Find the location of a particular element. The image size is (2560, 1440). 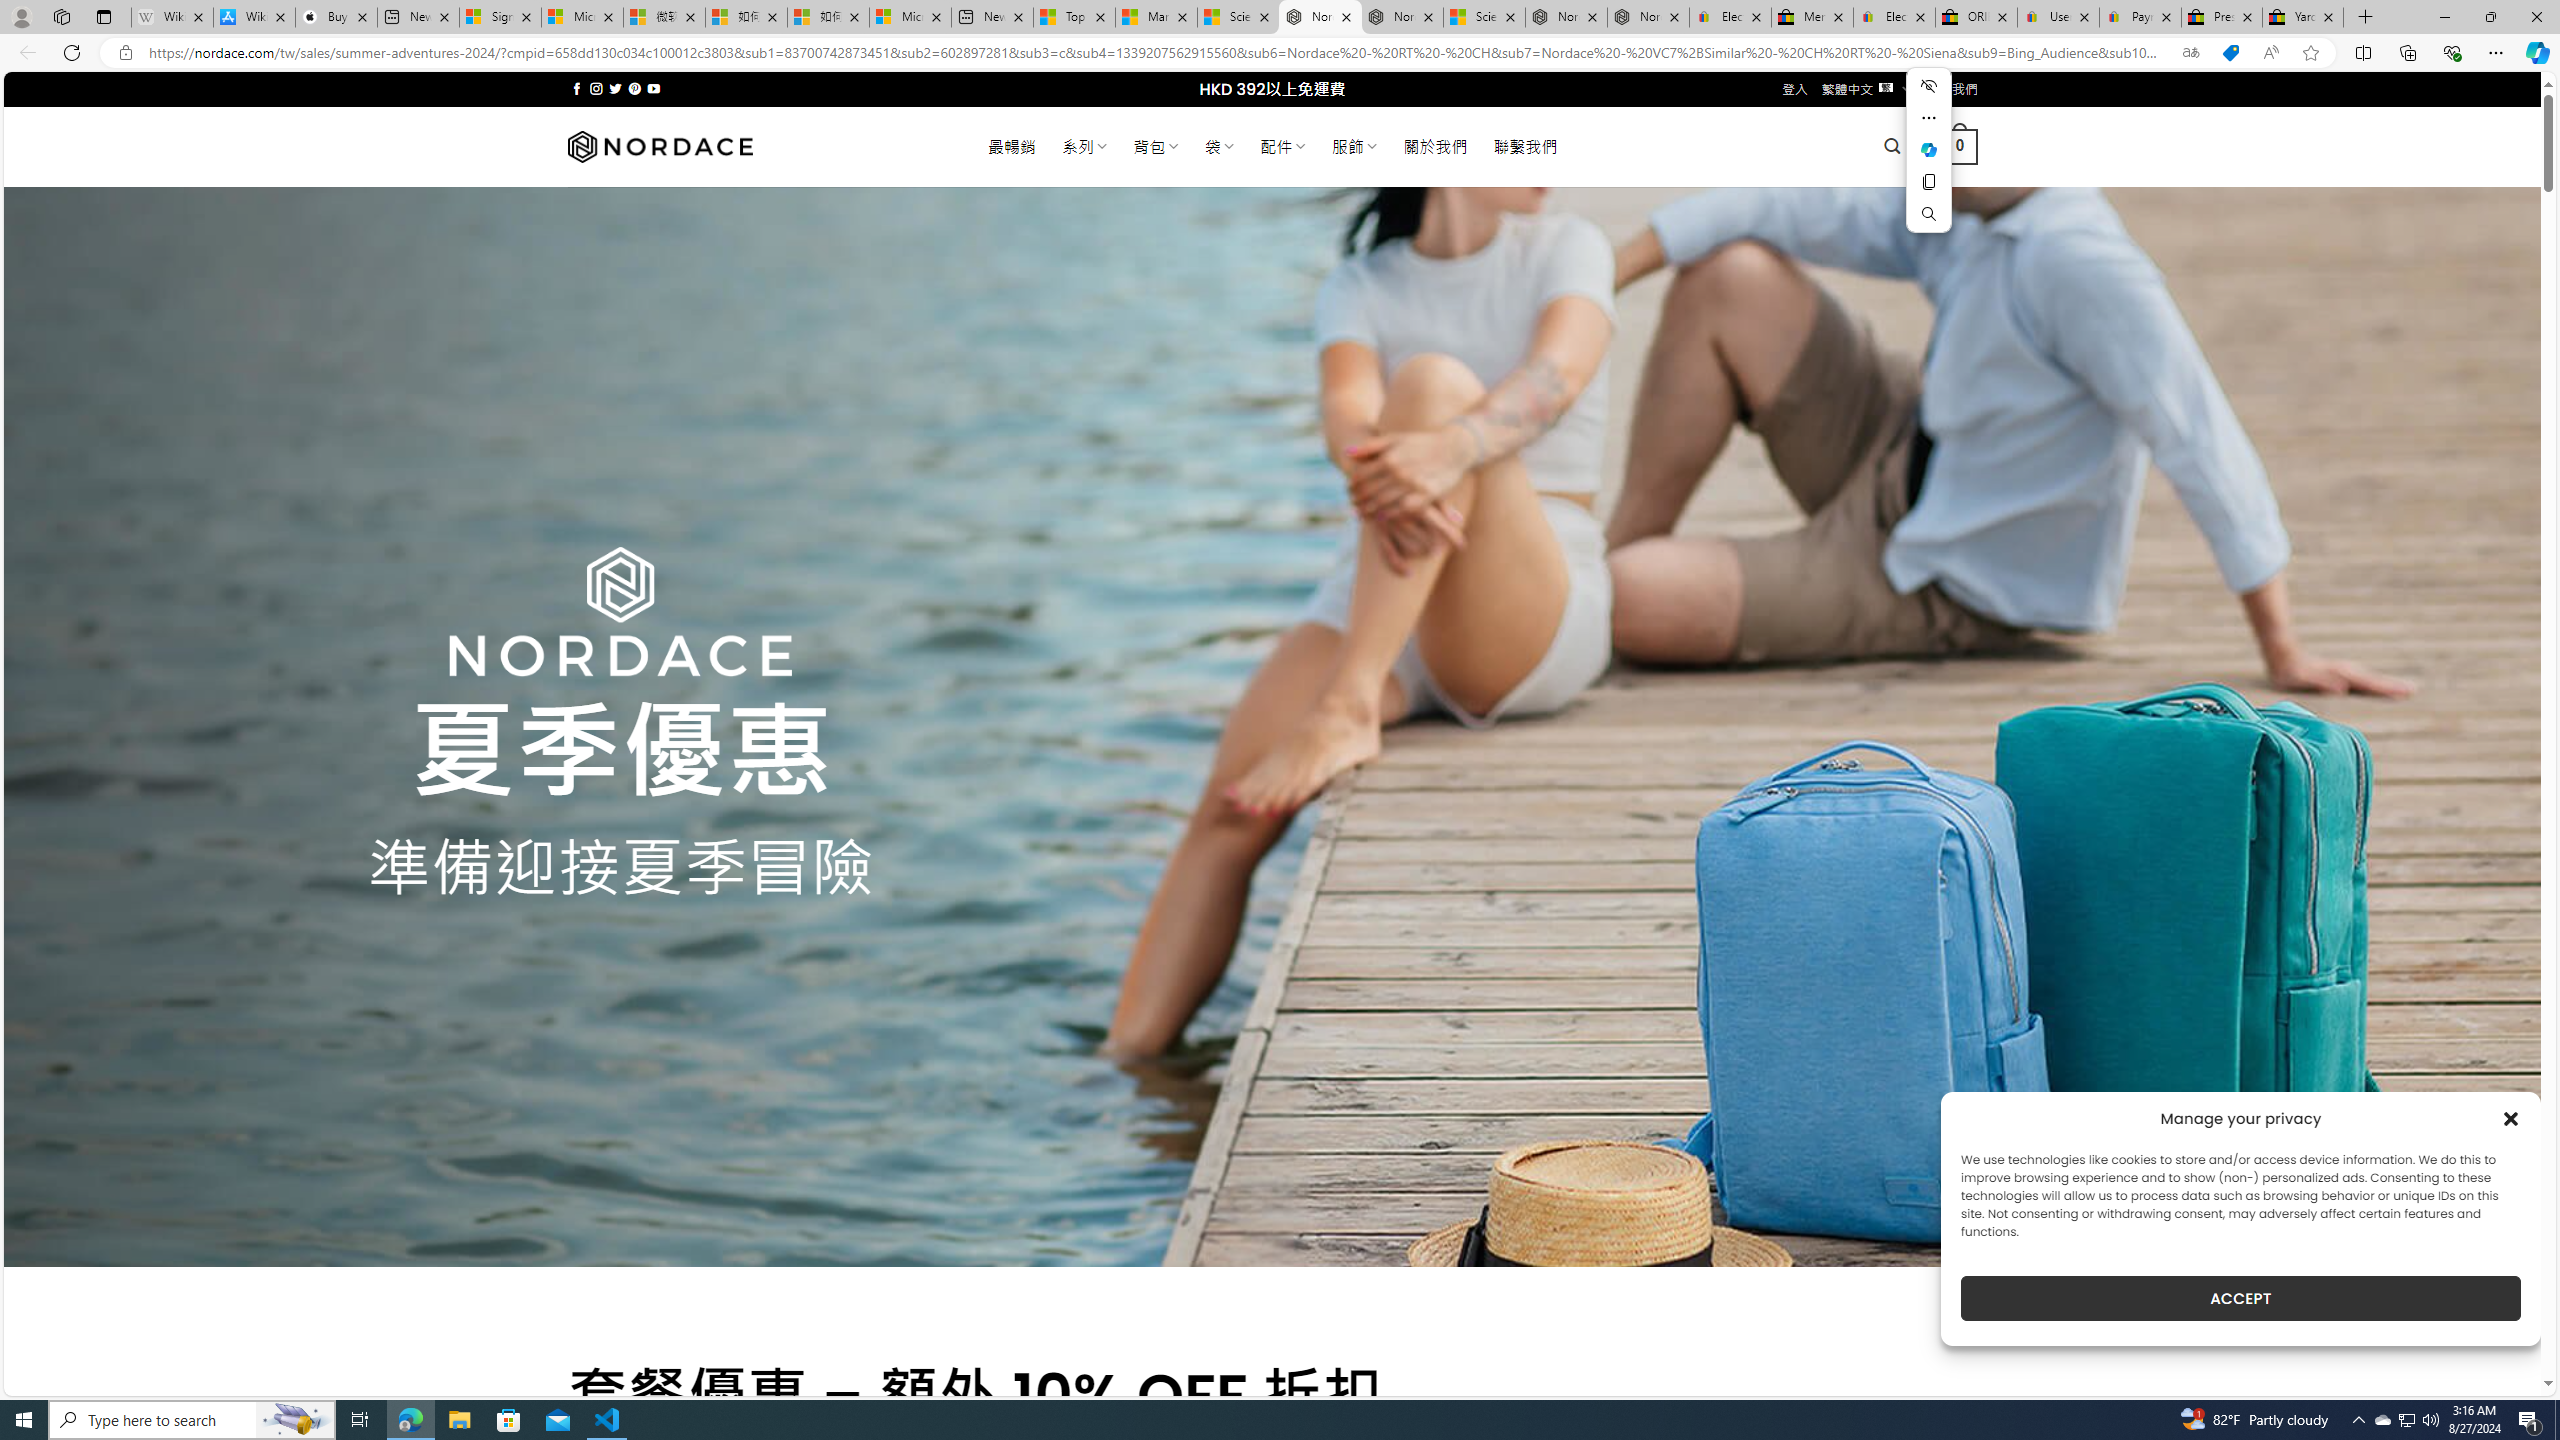

'Yard, Garden & Outdoor Living' is located at coordinates (2302, 16).